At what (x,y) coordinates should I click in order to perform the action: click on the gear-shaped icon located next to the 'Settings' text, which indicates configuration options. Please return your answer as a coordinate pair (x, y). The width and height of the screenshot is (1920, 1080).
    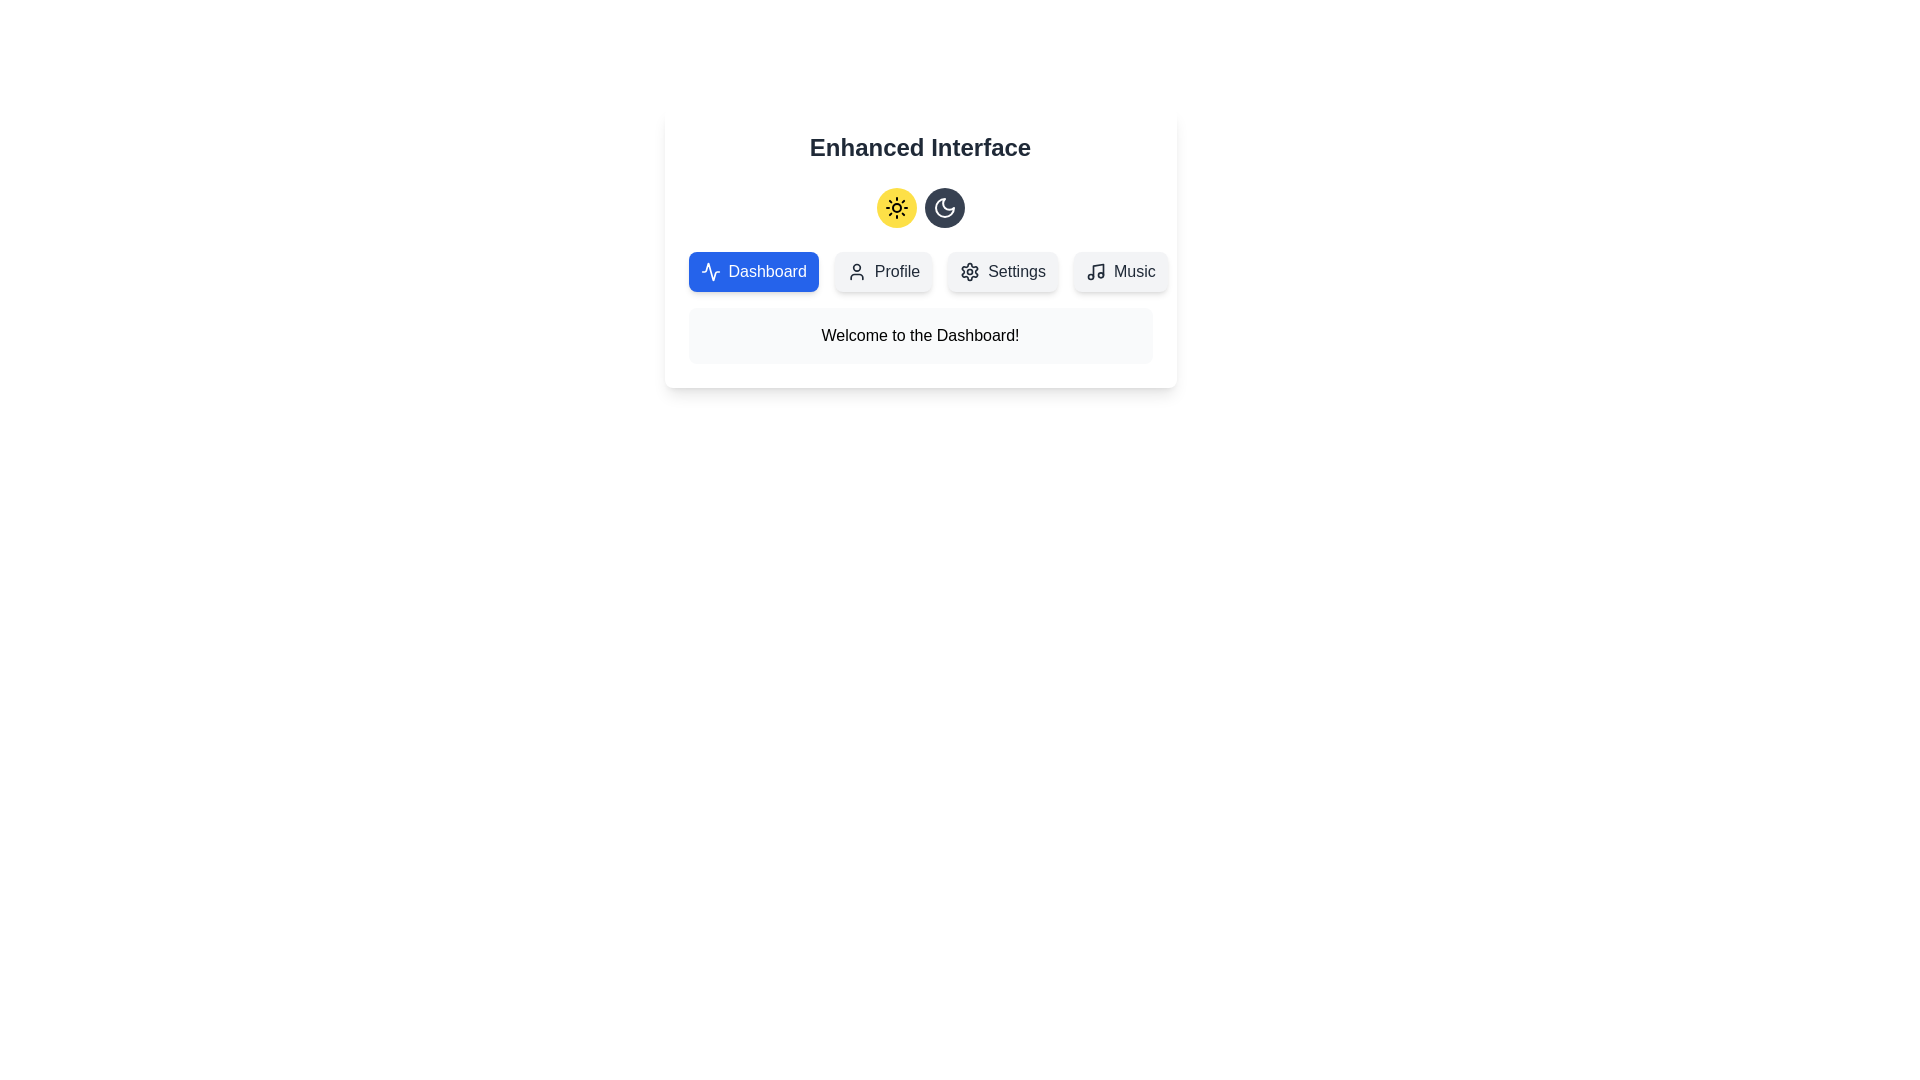
    Looking at the image, I should click on (970, 272).